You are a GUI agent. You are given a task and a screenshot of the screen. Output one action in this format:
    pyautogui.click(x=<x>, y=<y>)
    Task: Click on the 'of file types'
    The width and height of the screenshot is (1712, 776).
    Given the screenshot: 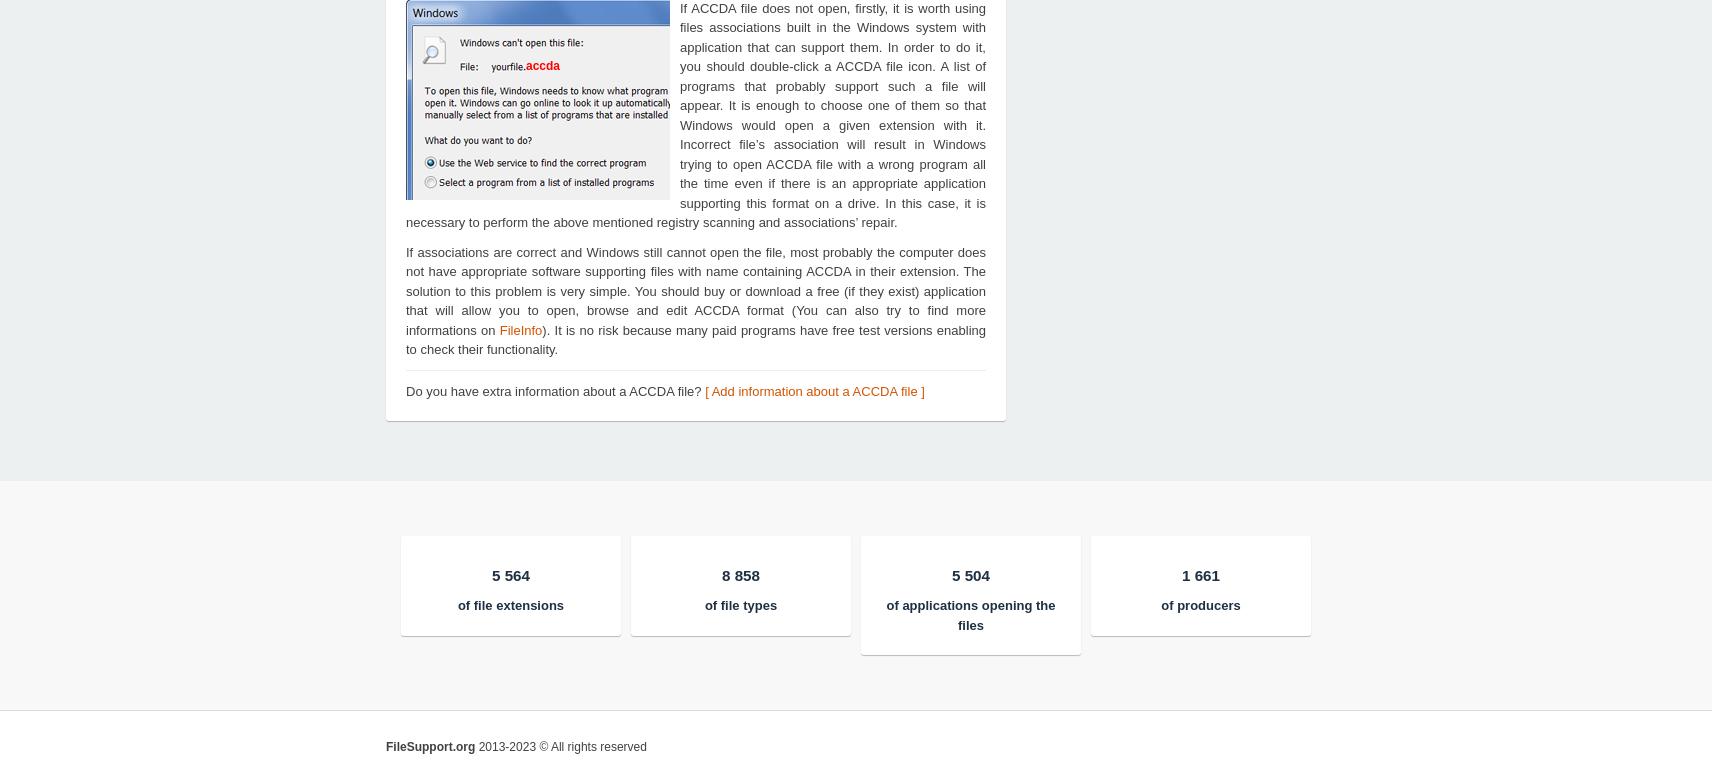 What is the action you would take?
    pyautogui.click(x=740, y=605)
    